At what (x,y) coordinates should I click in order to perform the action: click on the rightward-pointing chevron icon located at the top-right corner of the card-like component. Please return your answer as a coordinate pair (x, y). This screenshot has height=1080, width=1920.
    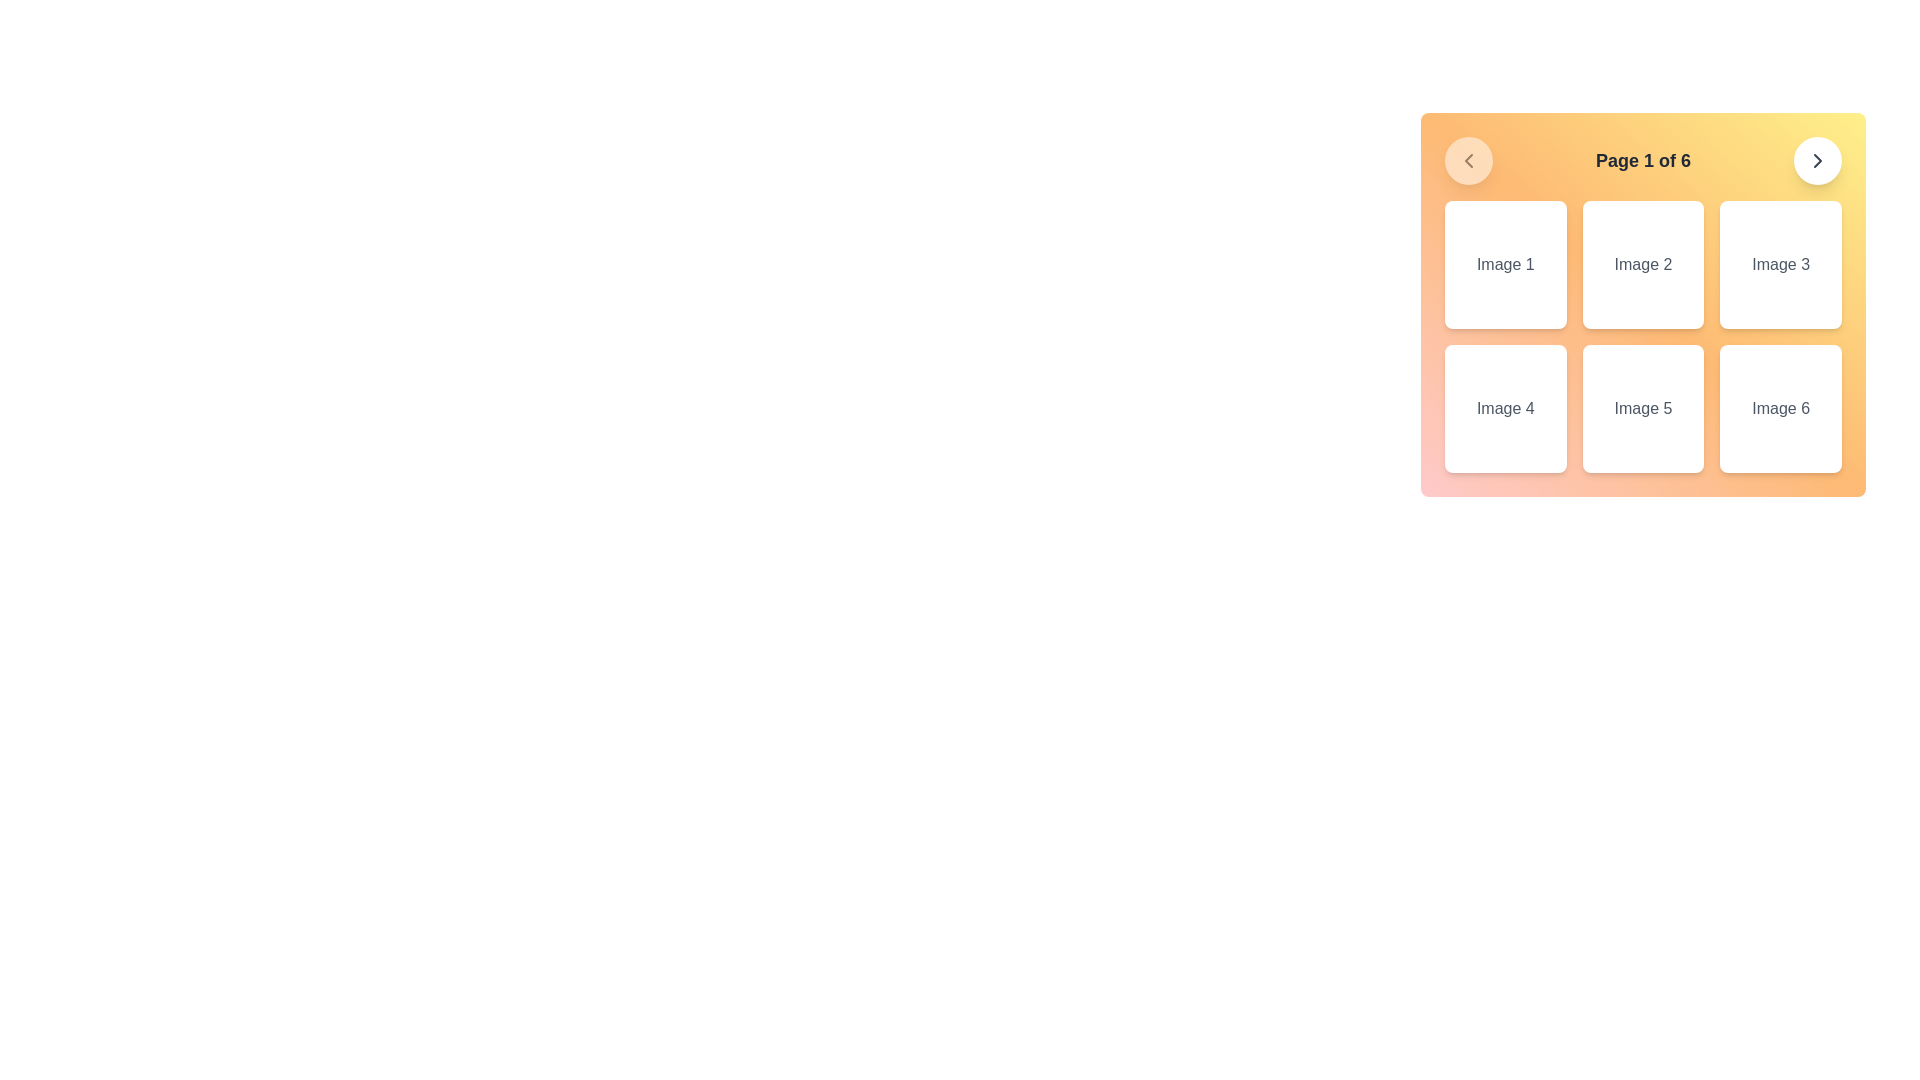
    Looking at the image, I should click on (1818, 160).